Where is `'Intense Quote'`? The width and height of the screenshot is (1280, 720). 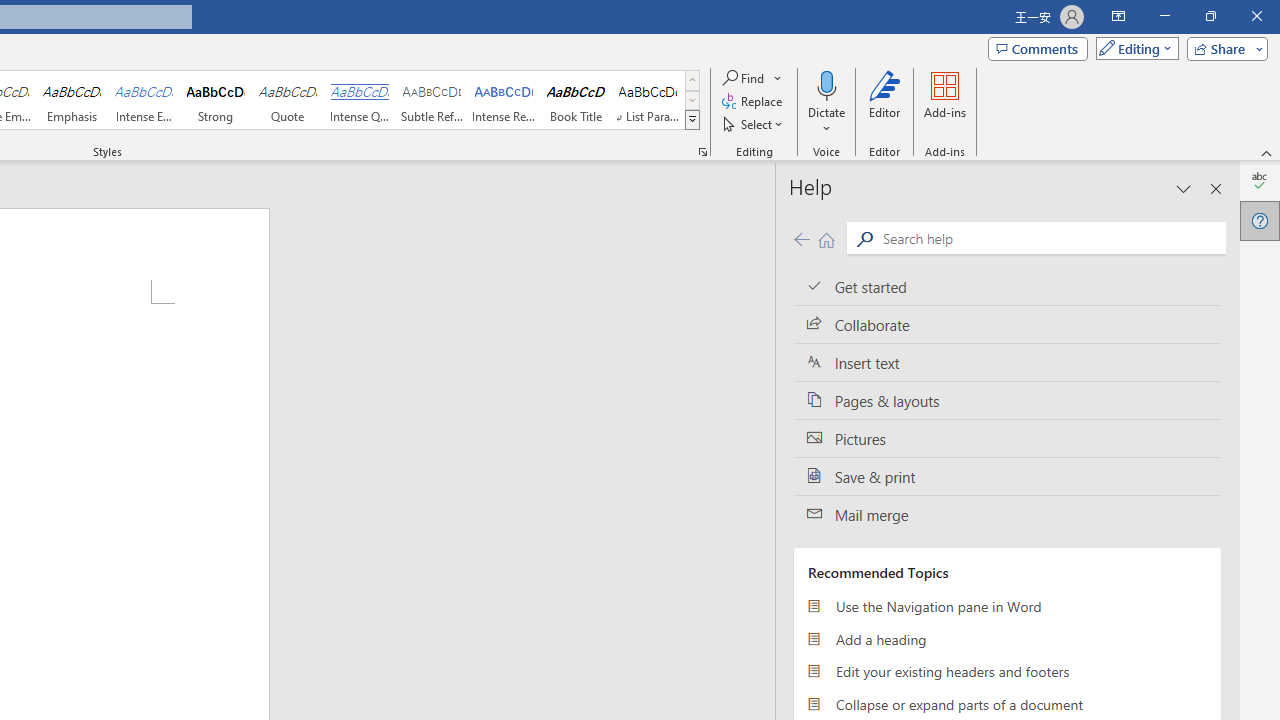 'Intense Quote' is located at coordinates (359, 100).